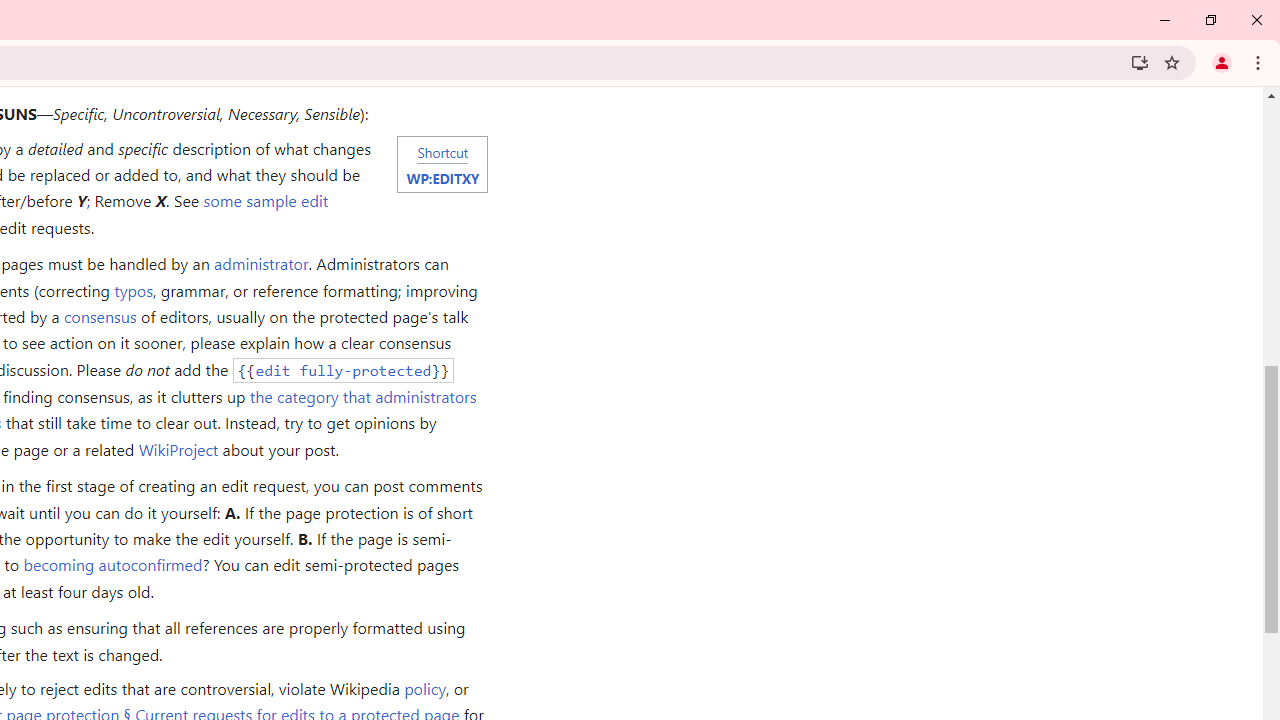 Image resolution: width=1280 pixels, height=720 pixels. I want to click on 'administrator', so click(260, 262).